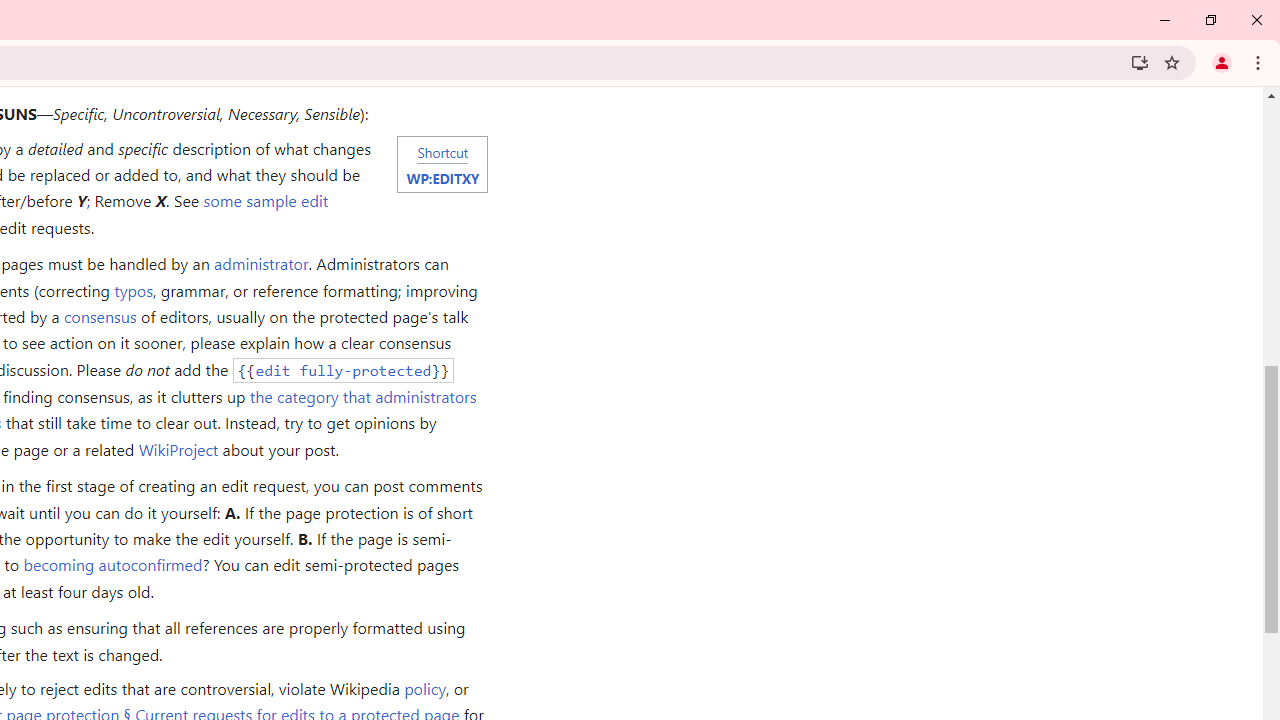 Image resolution: width=1280 pixels, height=720 pixels. I want to click on 'administrator', so click(260, 262).